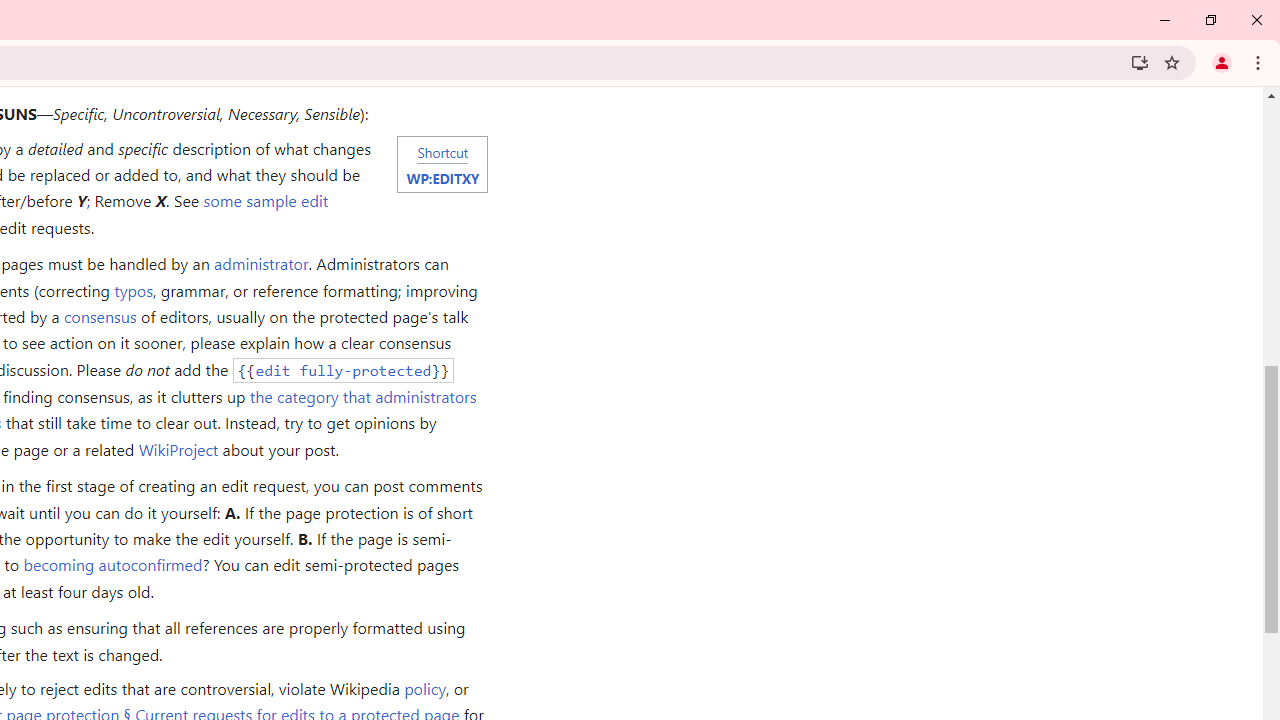 Image resolution: width=1280 pixels, height=720 pixels. I want to click on 'administrator', so click(260, 262).